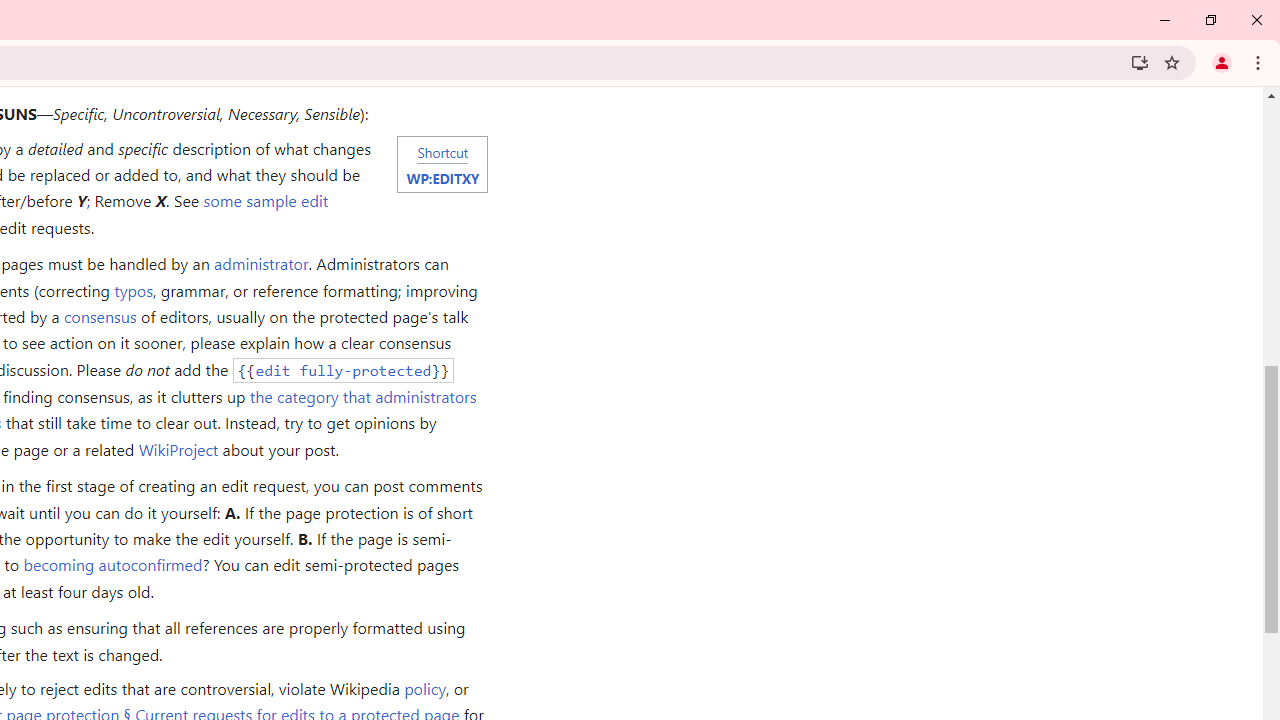 Image resolution: width=1280 pixels, height=720 pixels. I want to click on 'administrator', so click(260, 262).